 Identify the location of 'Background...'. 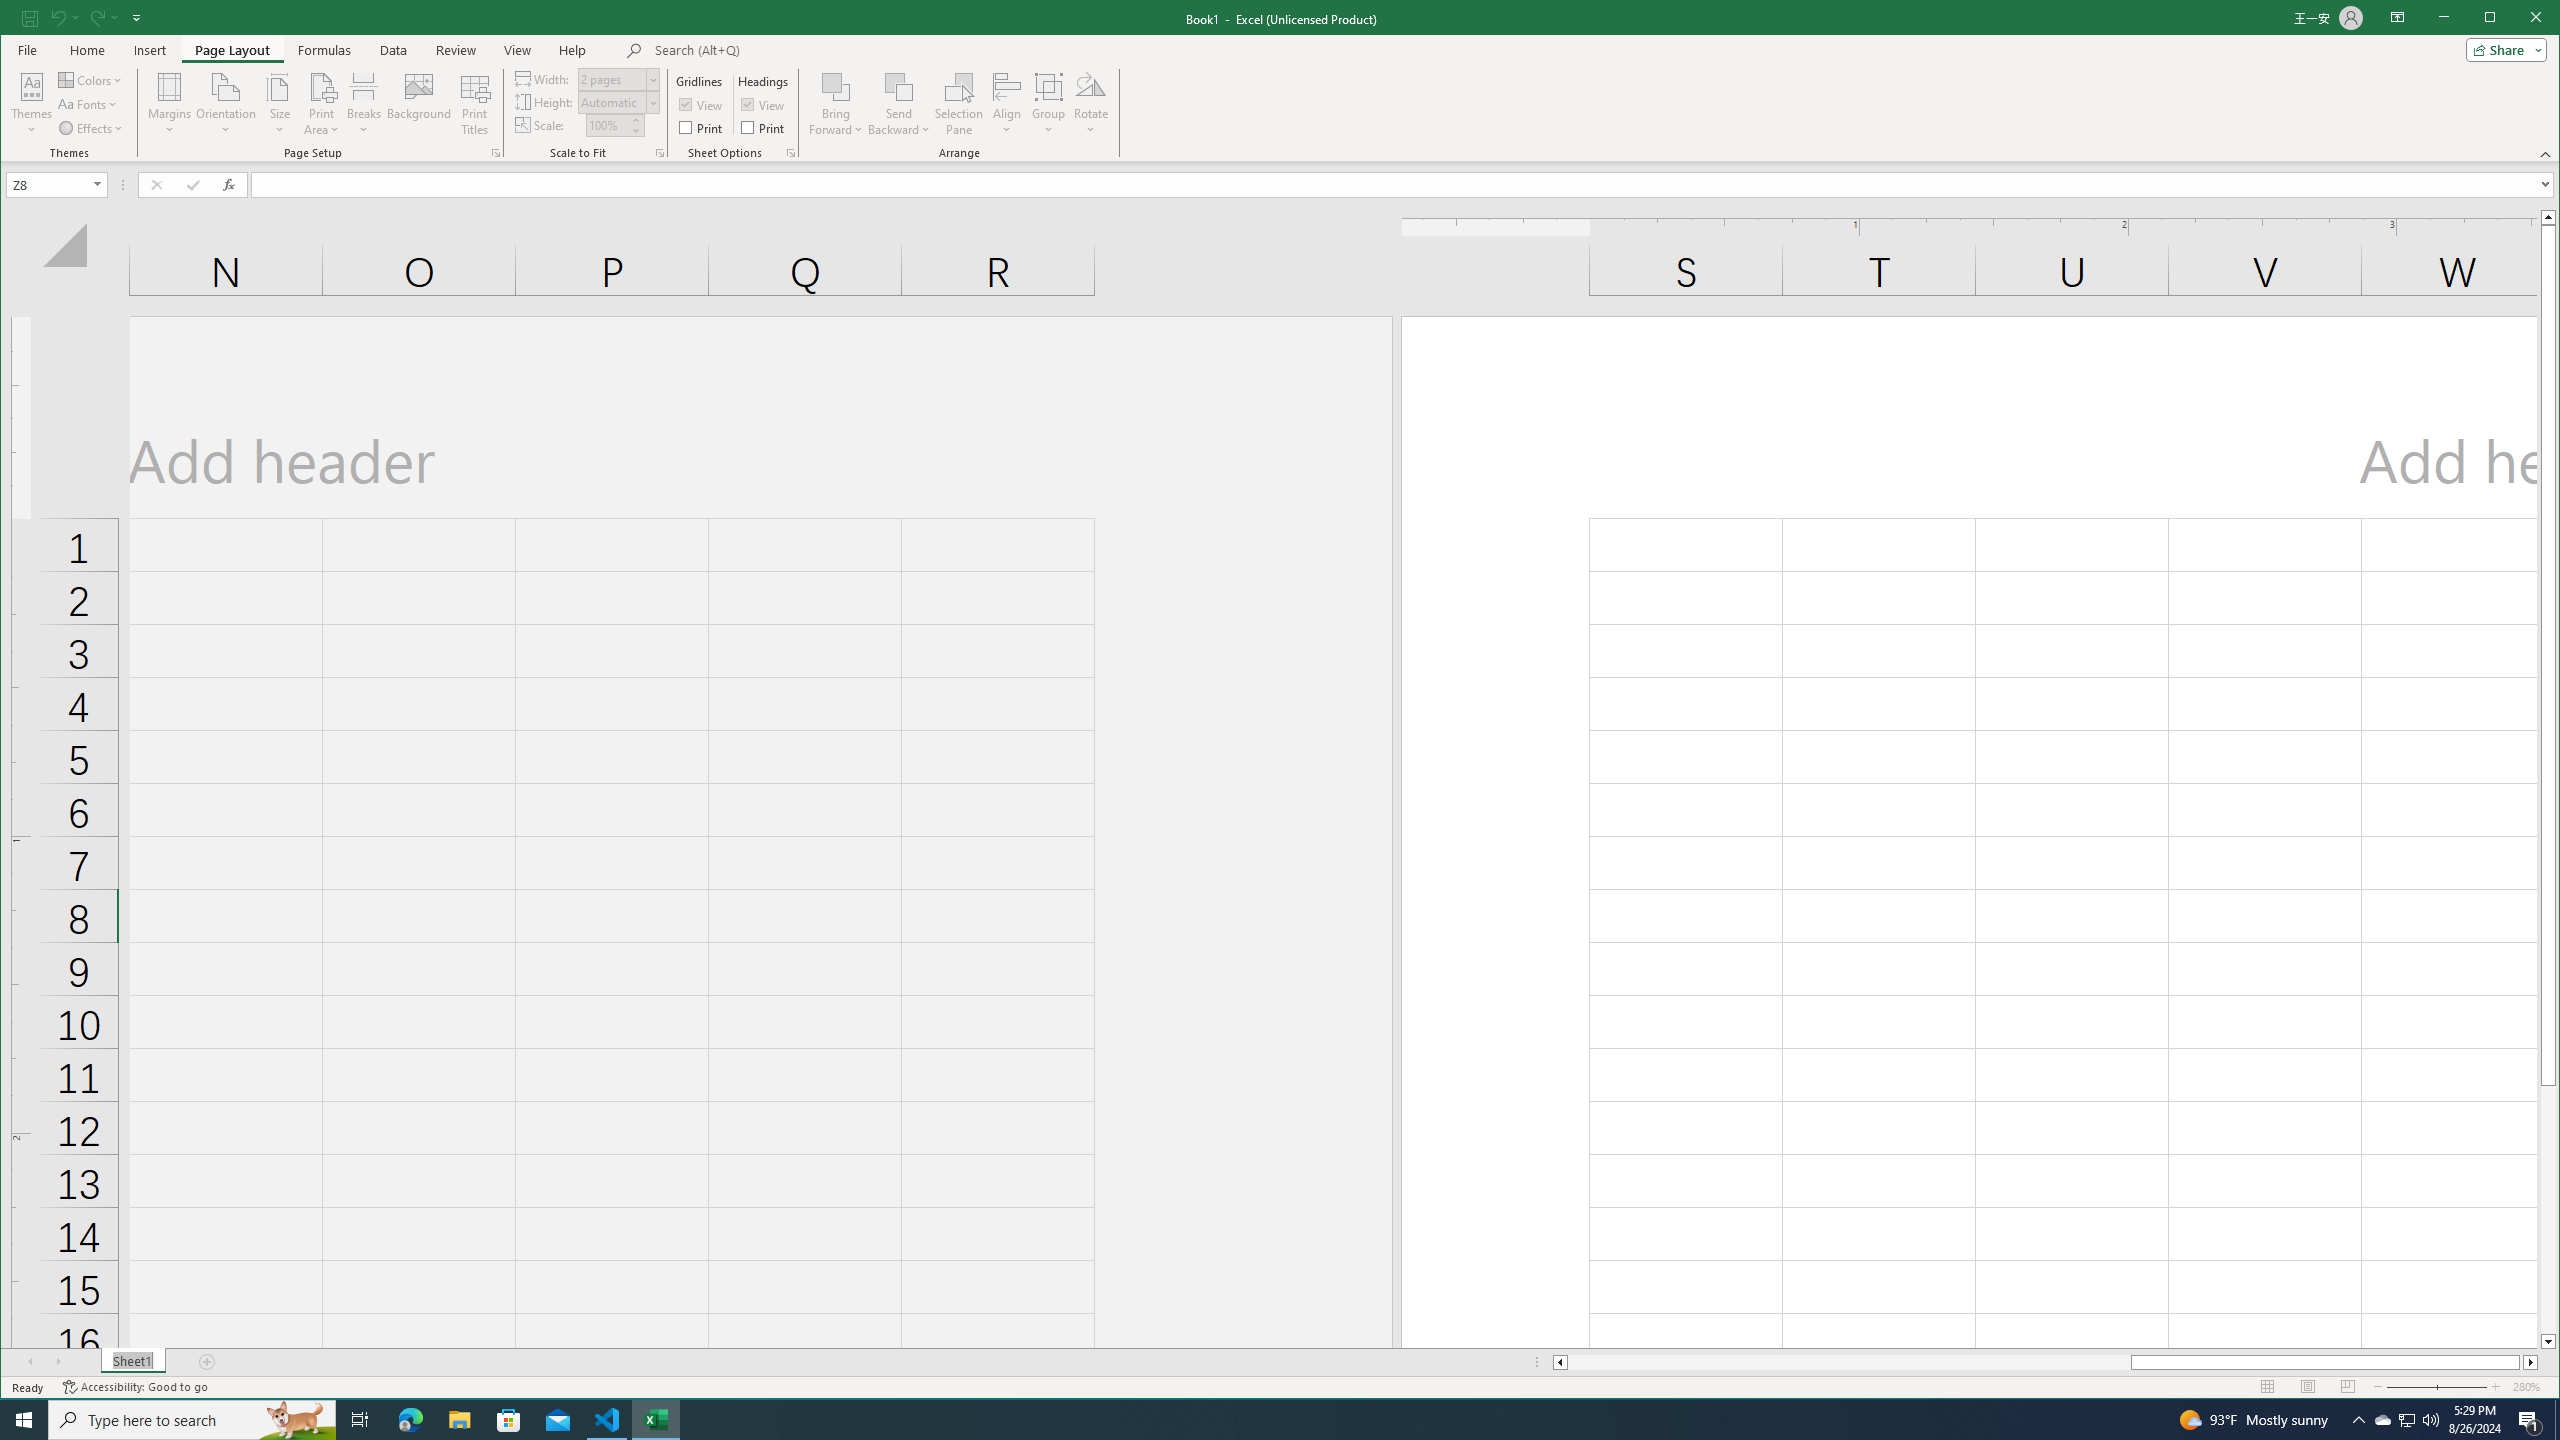
(417, 103).